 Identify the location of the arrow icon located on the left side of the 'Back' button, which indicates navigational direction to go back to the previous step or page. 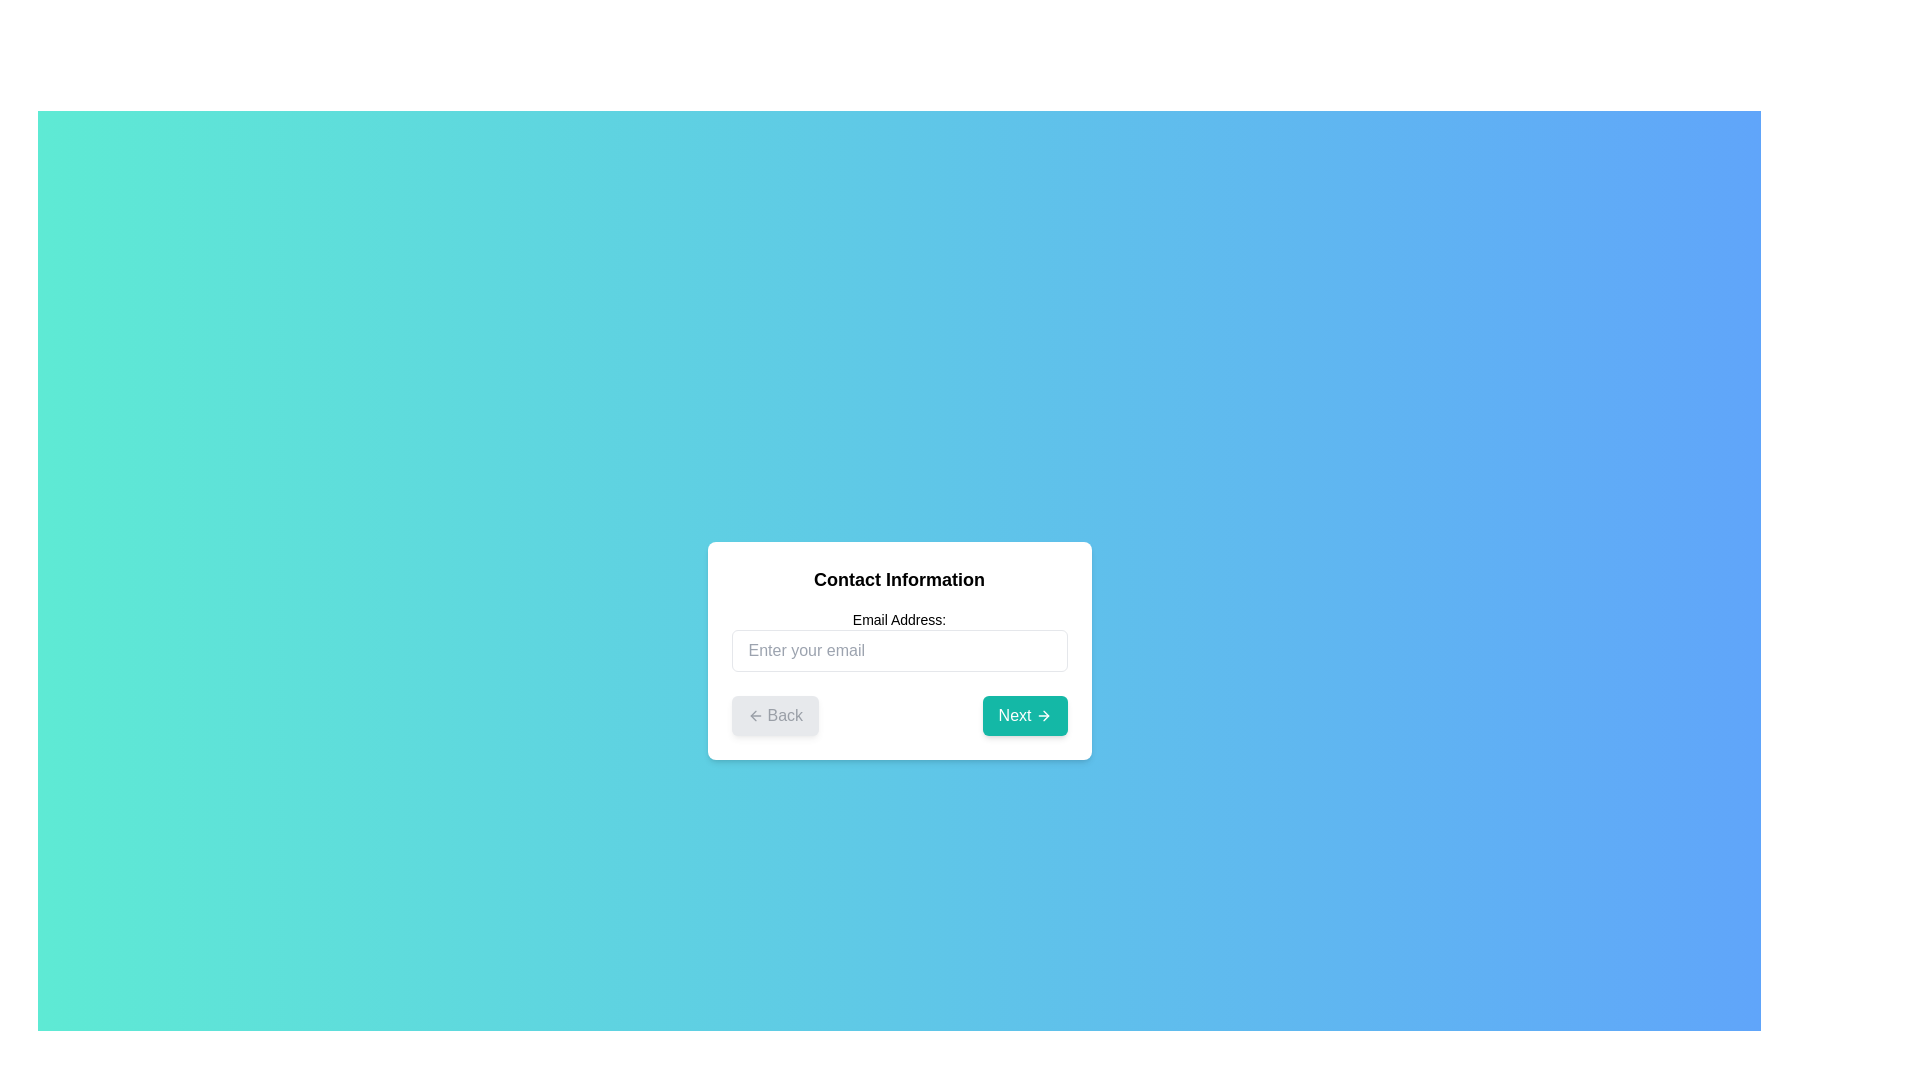
(754, 715).